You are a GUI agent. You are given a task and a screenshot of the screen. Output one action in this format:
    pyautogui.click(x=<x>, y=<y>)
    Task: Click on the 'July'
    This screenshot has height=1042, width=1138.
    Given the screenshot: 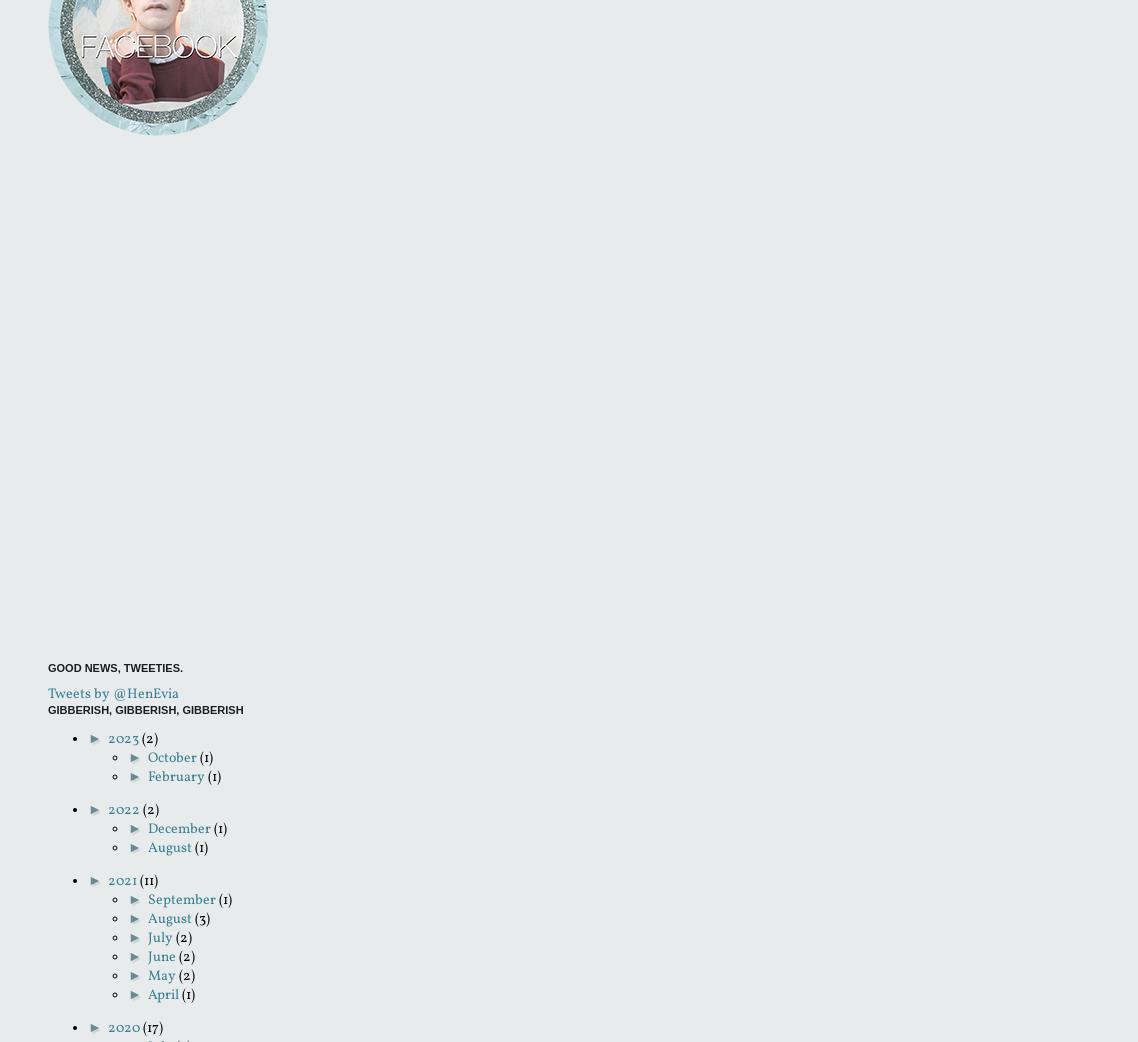 What is the action you would take?
    pyautogui.click(x=161, y=937)
    